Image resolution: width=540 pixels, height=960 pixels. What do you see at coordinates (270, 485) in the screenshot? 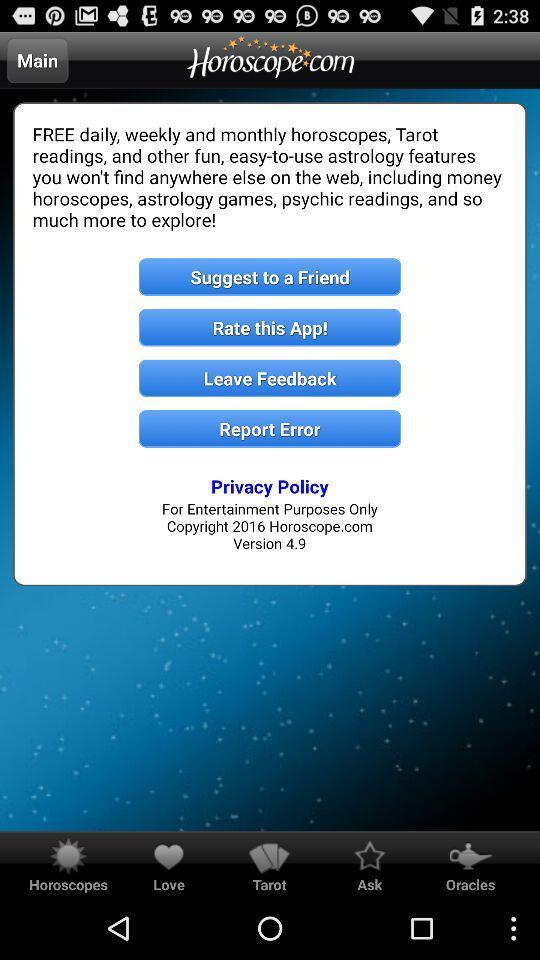
I see `privacy policy` at bounding box center [270, 485].